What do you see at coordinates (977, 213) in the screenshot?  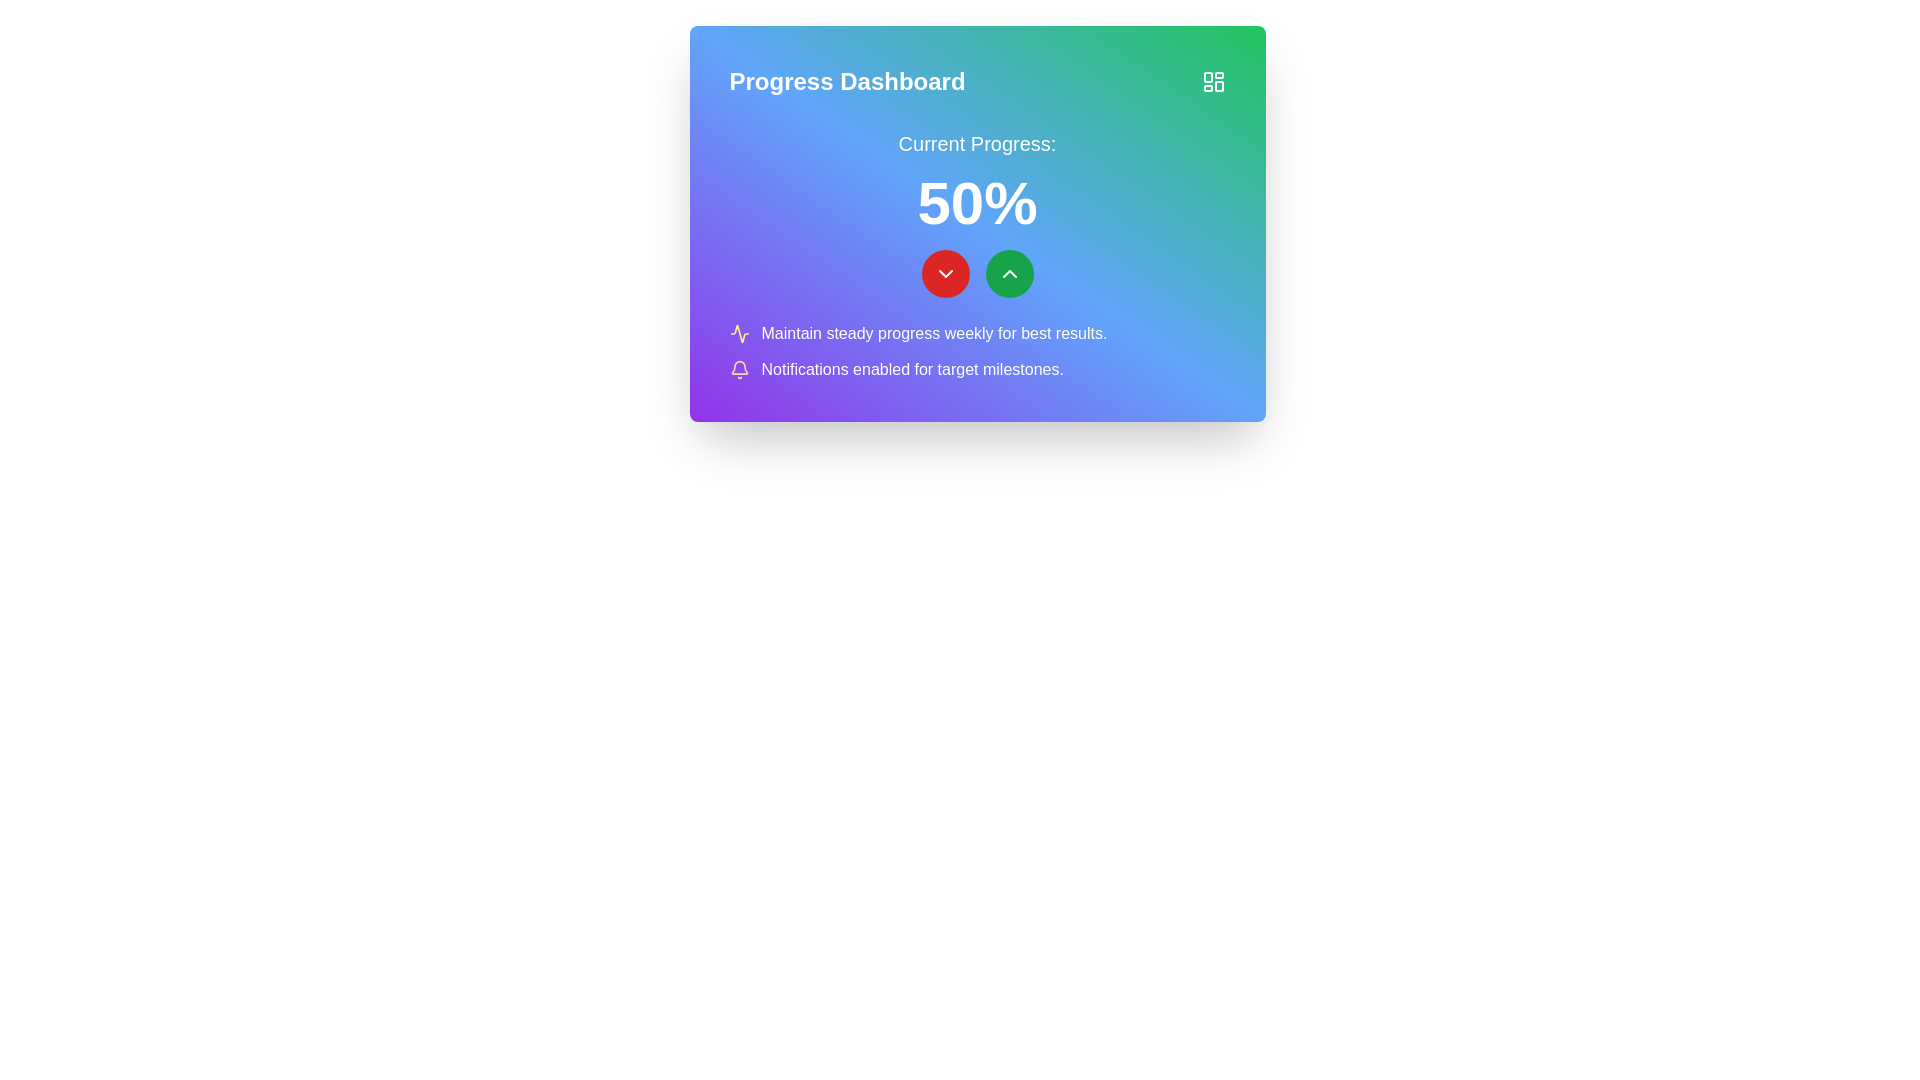 I see `the progress text displaying '50%'` at bounding box center [977, 213].